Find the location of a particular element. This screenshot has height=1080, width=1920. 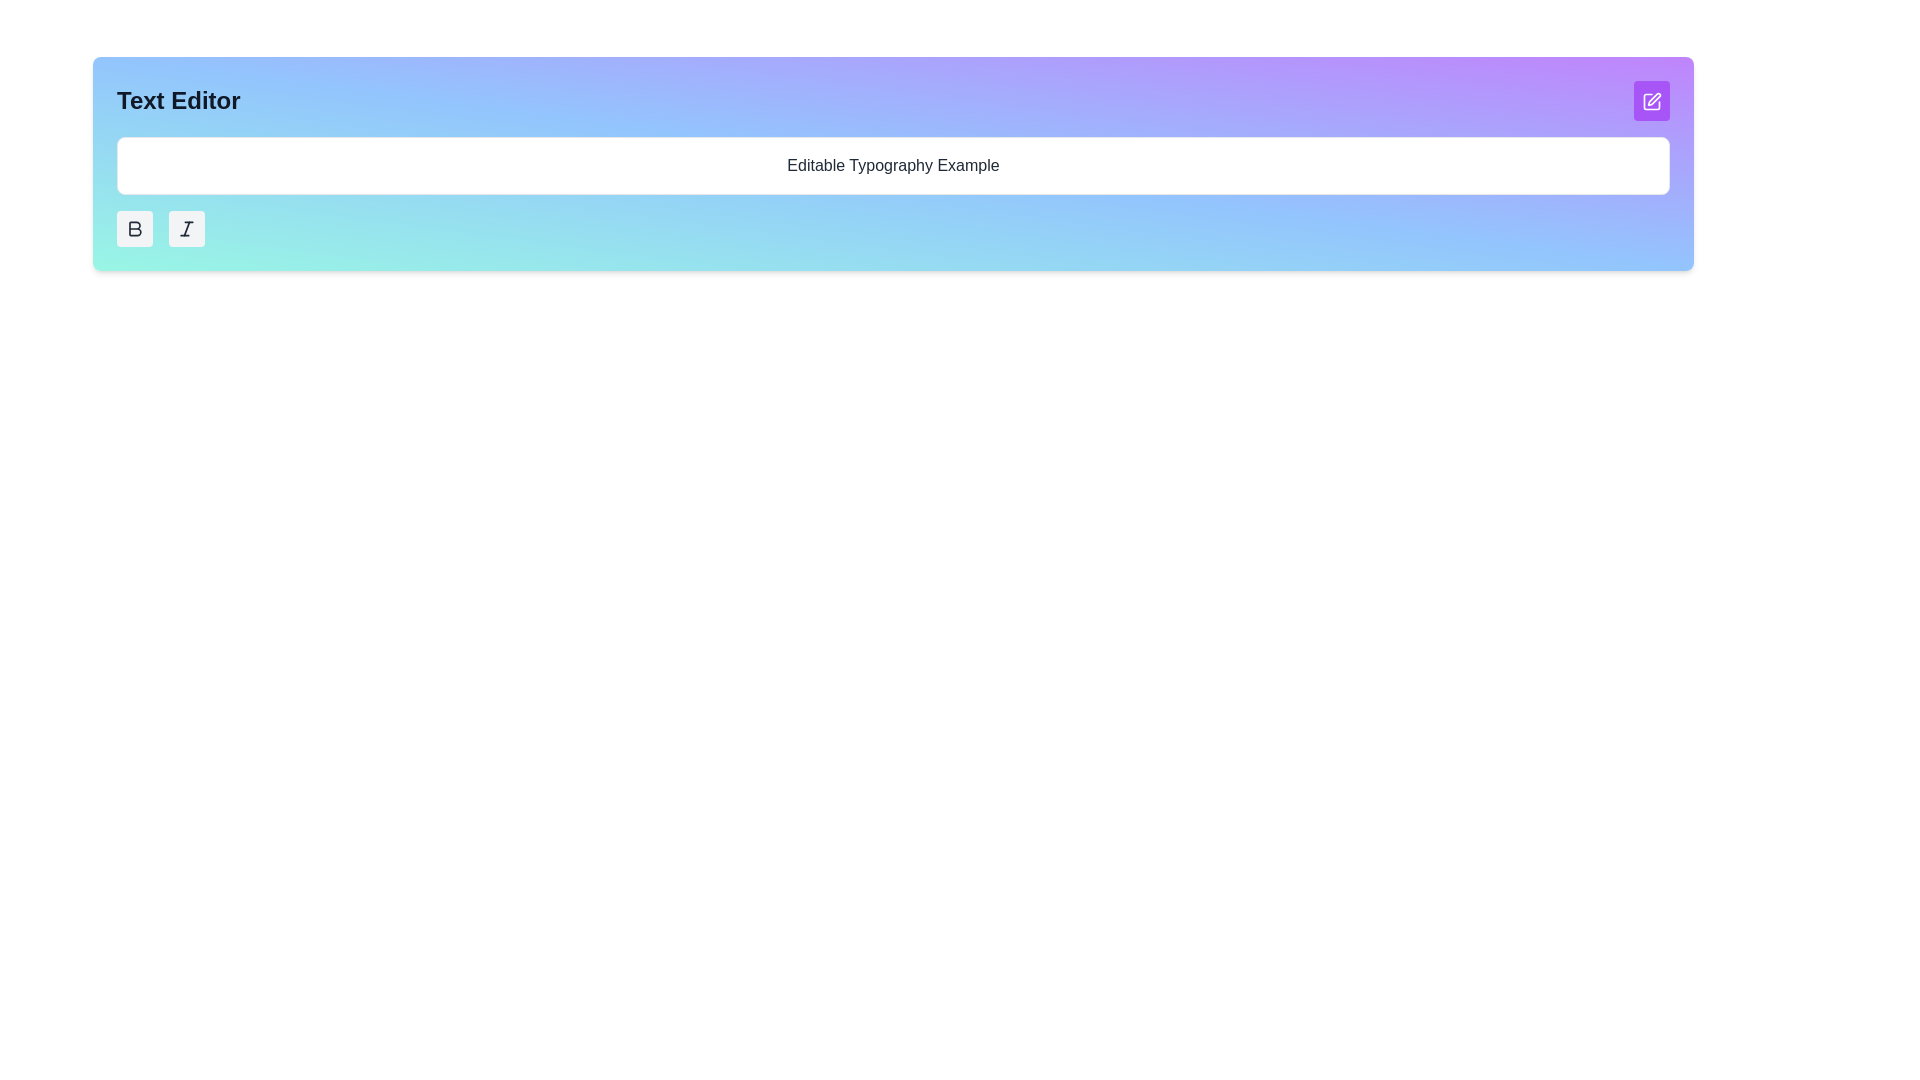

the diagonal line in the SVG graphic of the italic icon located in the second button from the left in the toolbar below the 'Text Editor' label is located at coordinates (187, 227).